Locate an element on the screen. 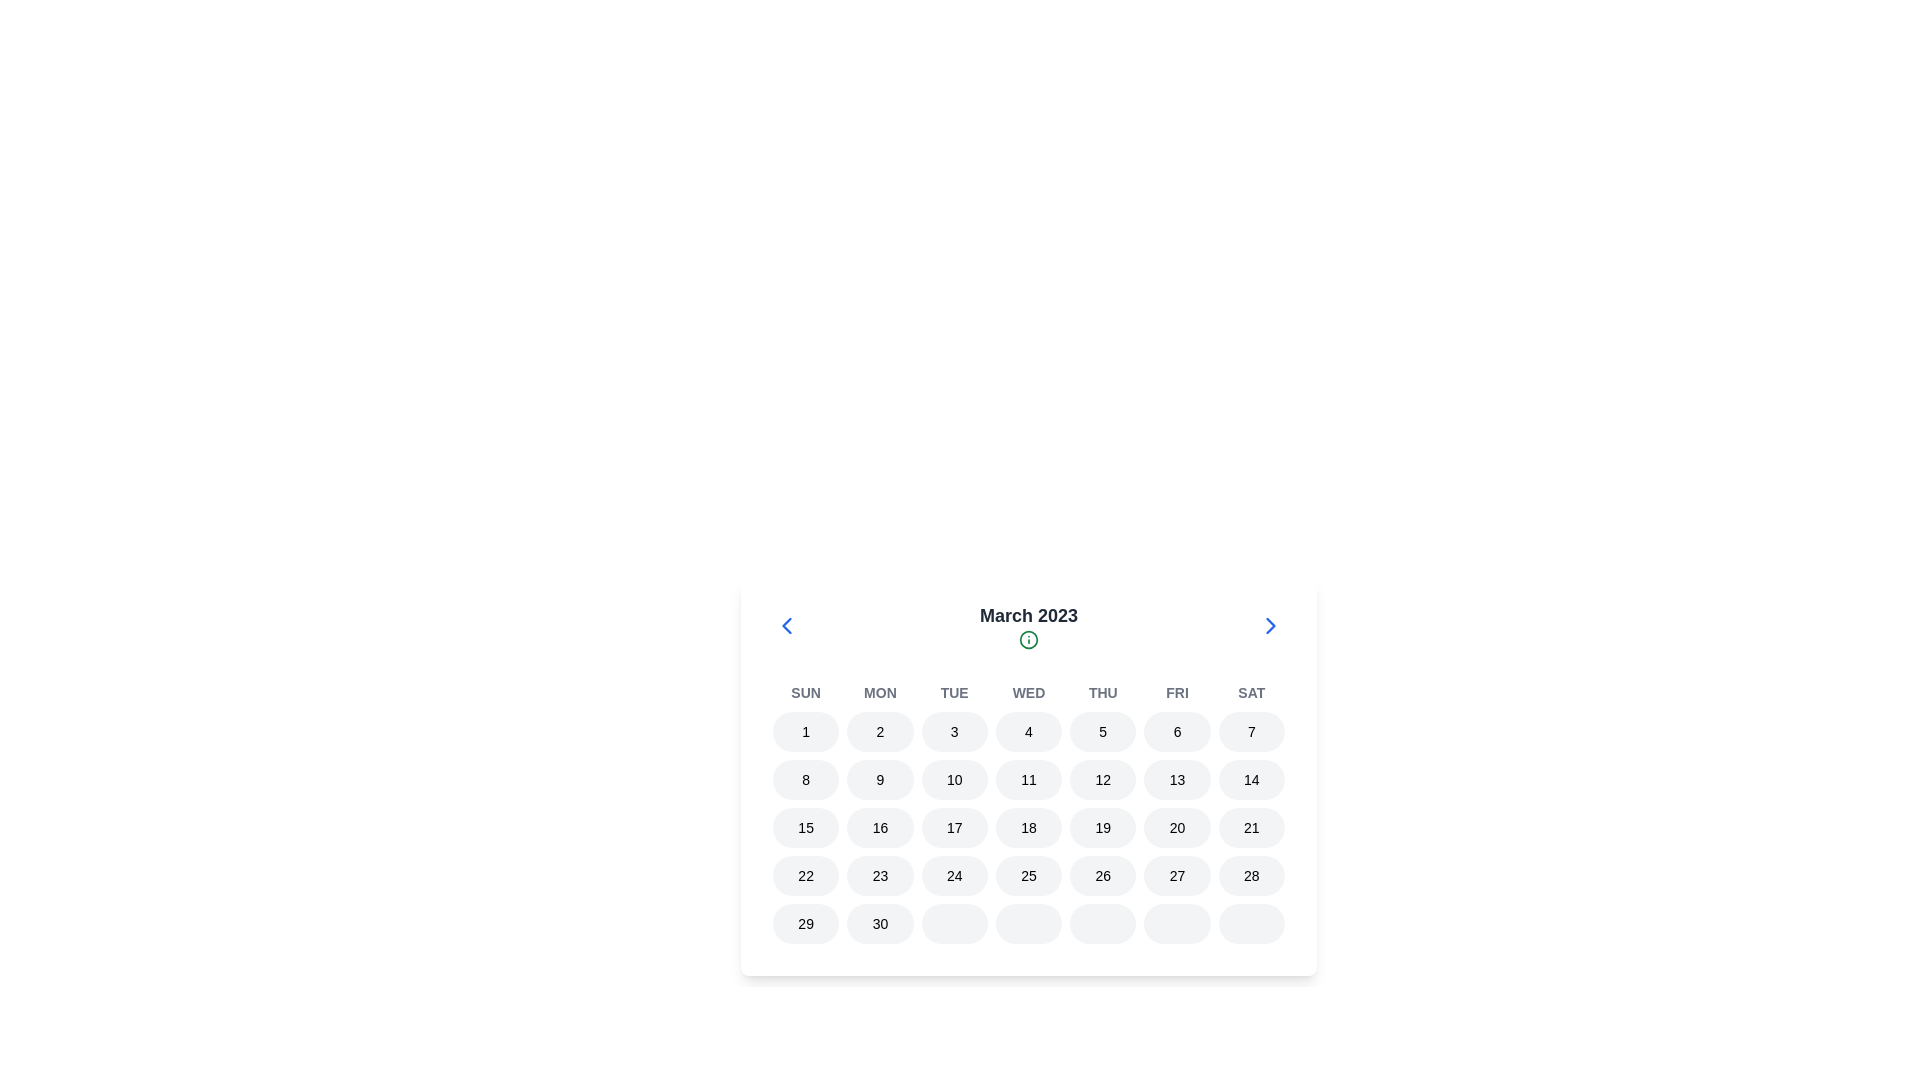  the button displaying the number '18', which is a rounded rectangle with a light gray background, located in the fourth column of a calendar row is located at coordinates (1028, 828).